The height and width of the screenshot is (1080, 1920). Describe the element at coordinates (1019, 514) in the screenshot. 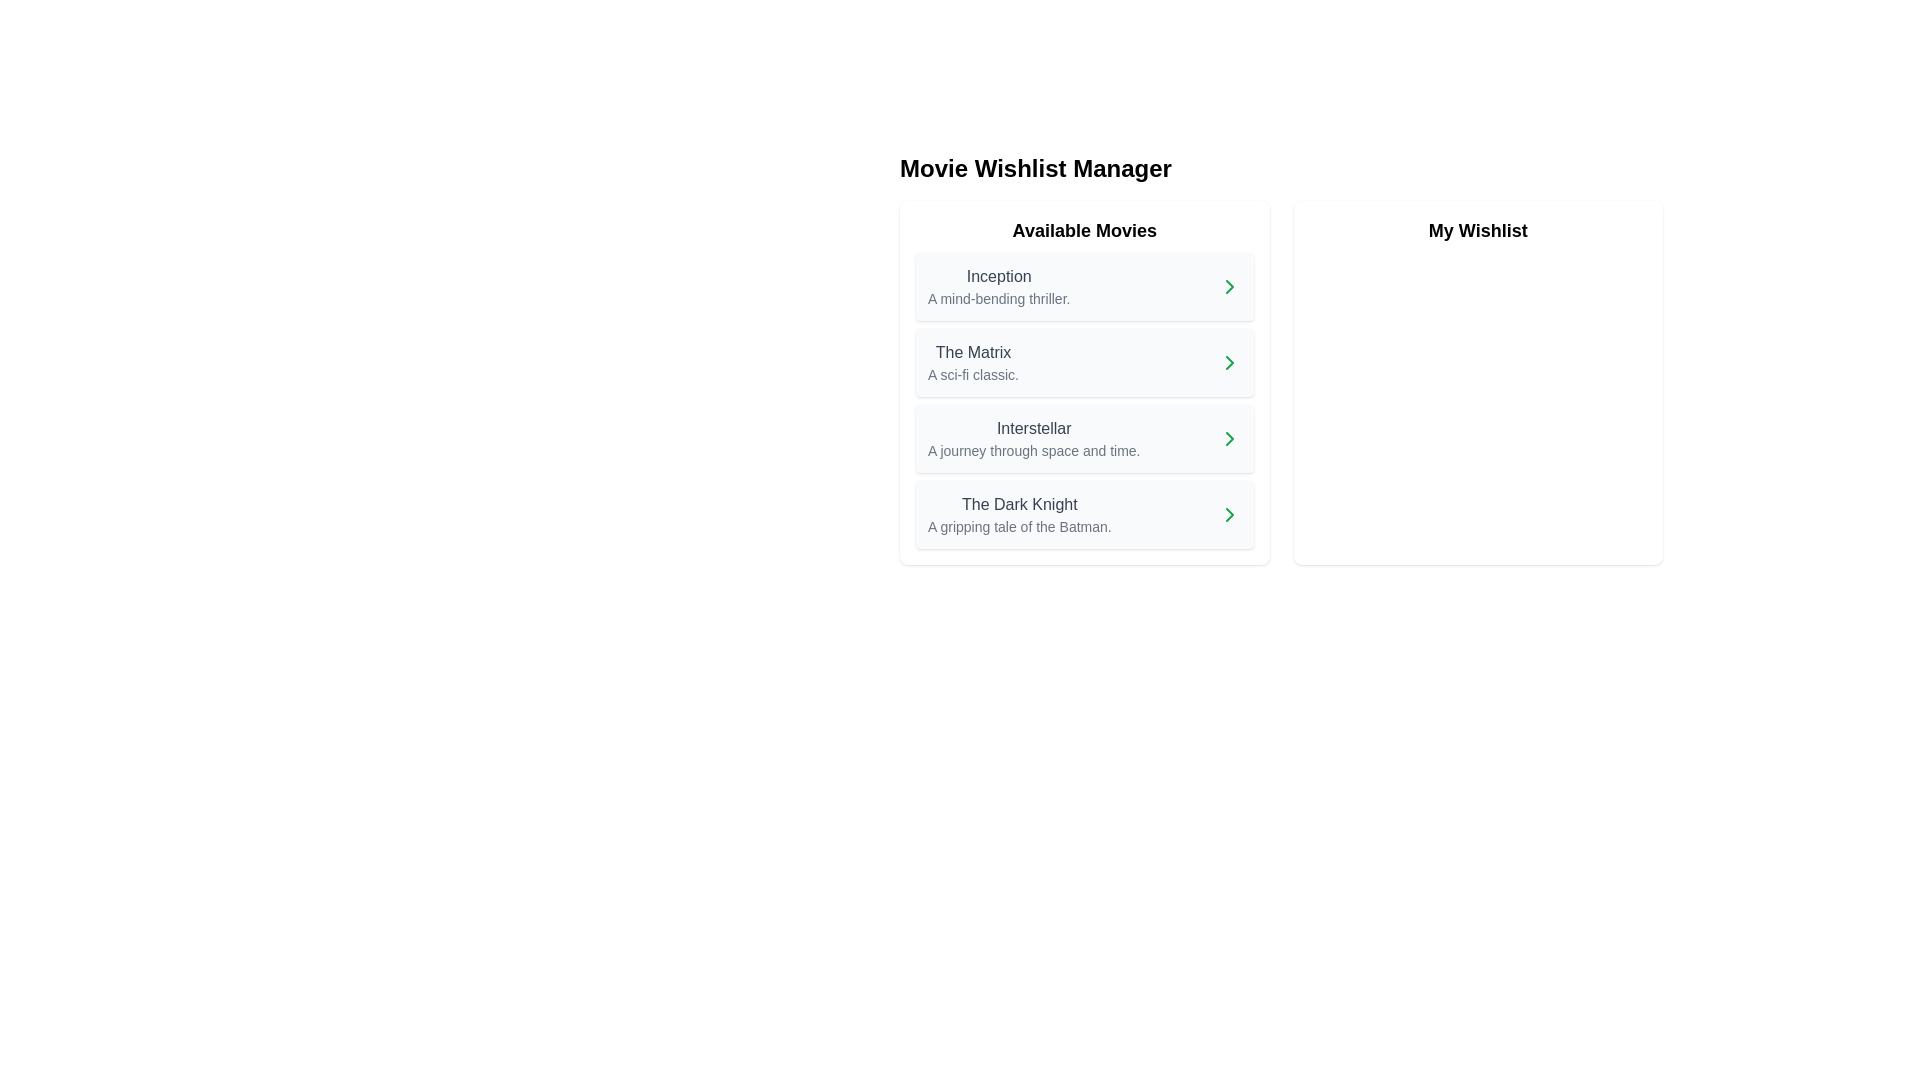

I see `the text block titled 'The Dark Knight' which contains a subtitle 'A gripping tale of the Batman.' located in the fourth item of the 'Available Movies' list` at that location.